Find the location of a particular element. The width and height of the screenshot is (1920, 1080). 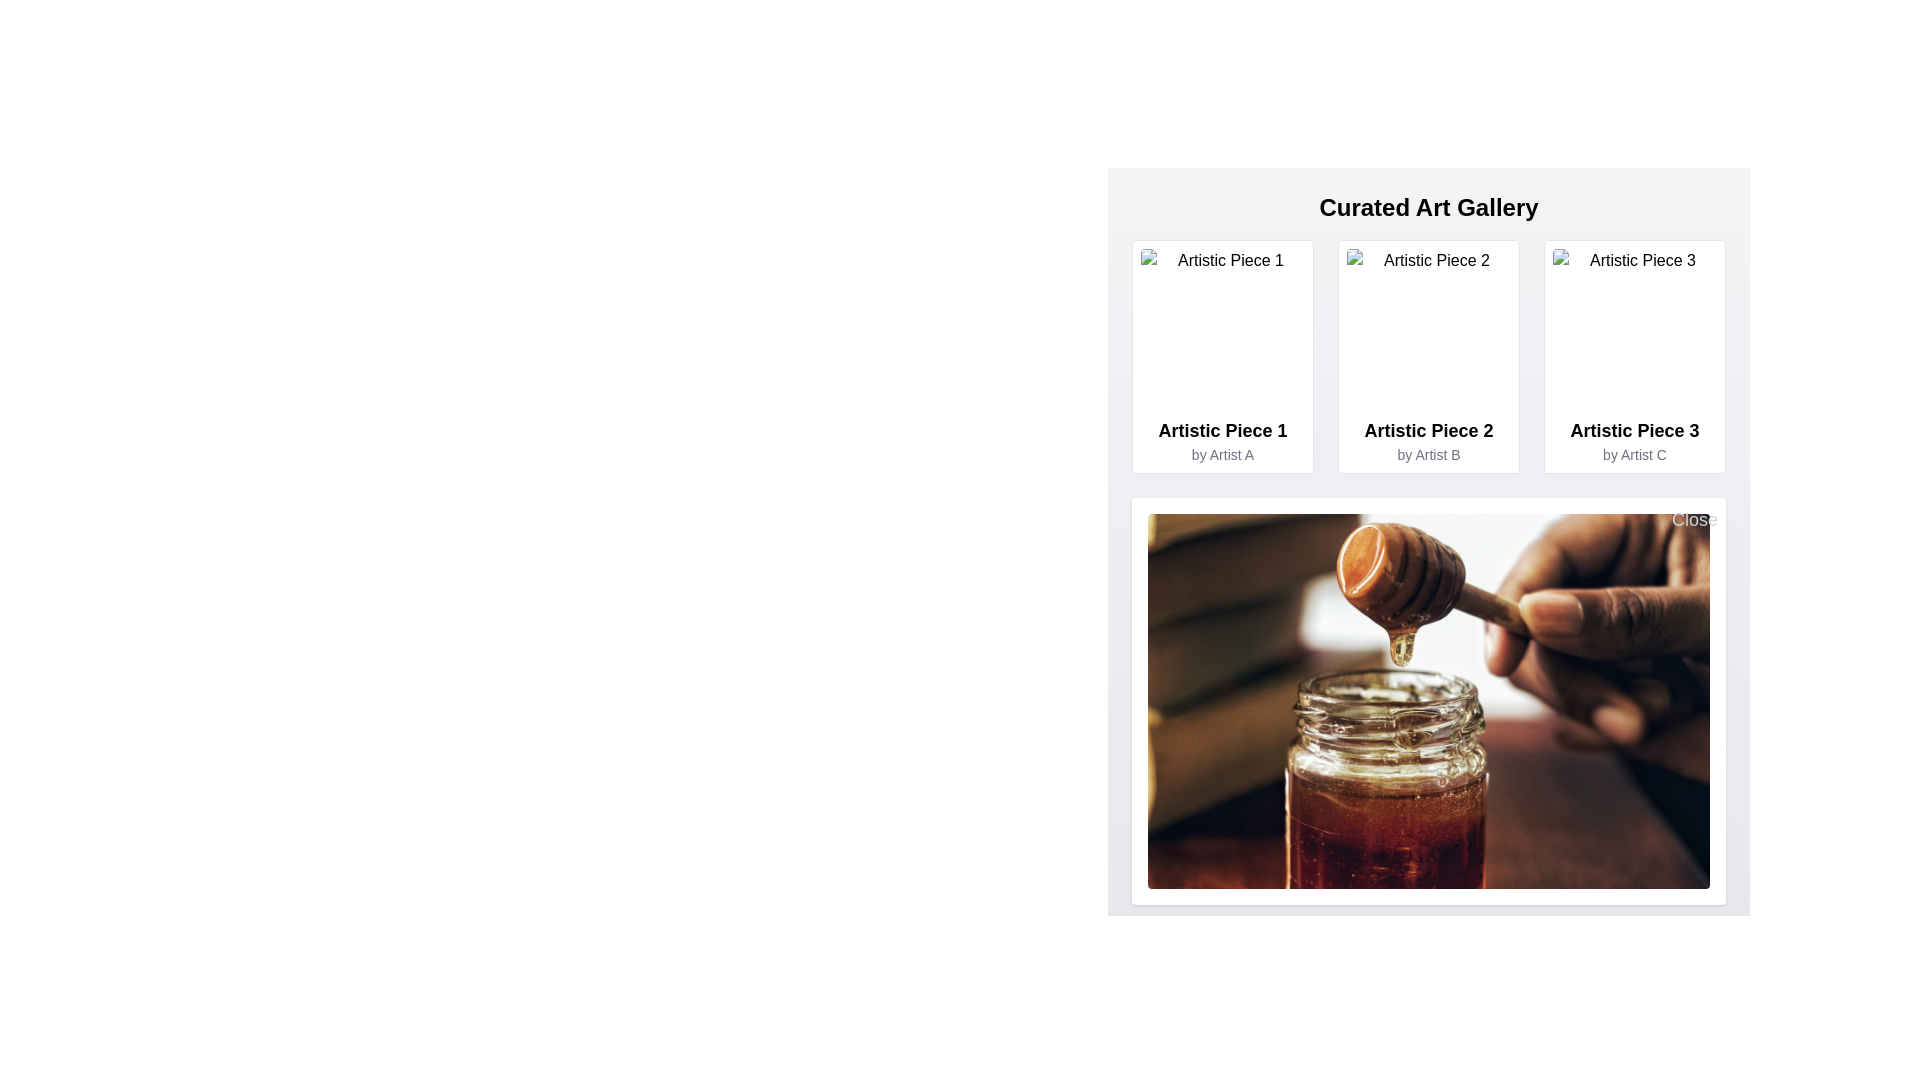

the title text display for a piece of art in the gallery, located at the center column, above the artist's name is located at coordinates (1428, 430).